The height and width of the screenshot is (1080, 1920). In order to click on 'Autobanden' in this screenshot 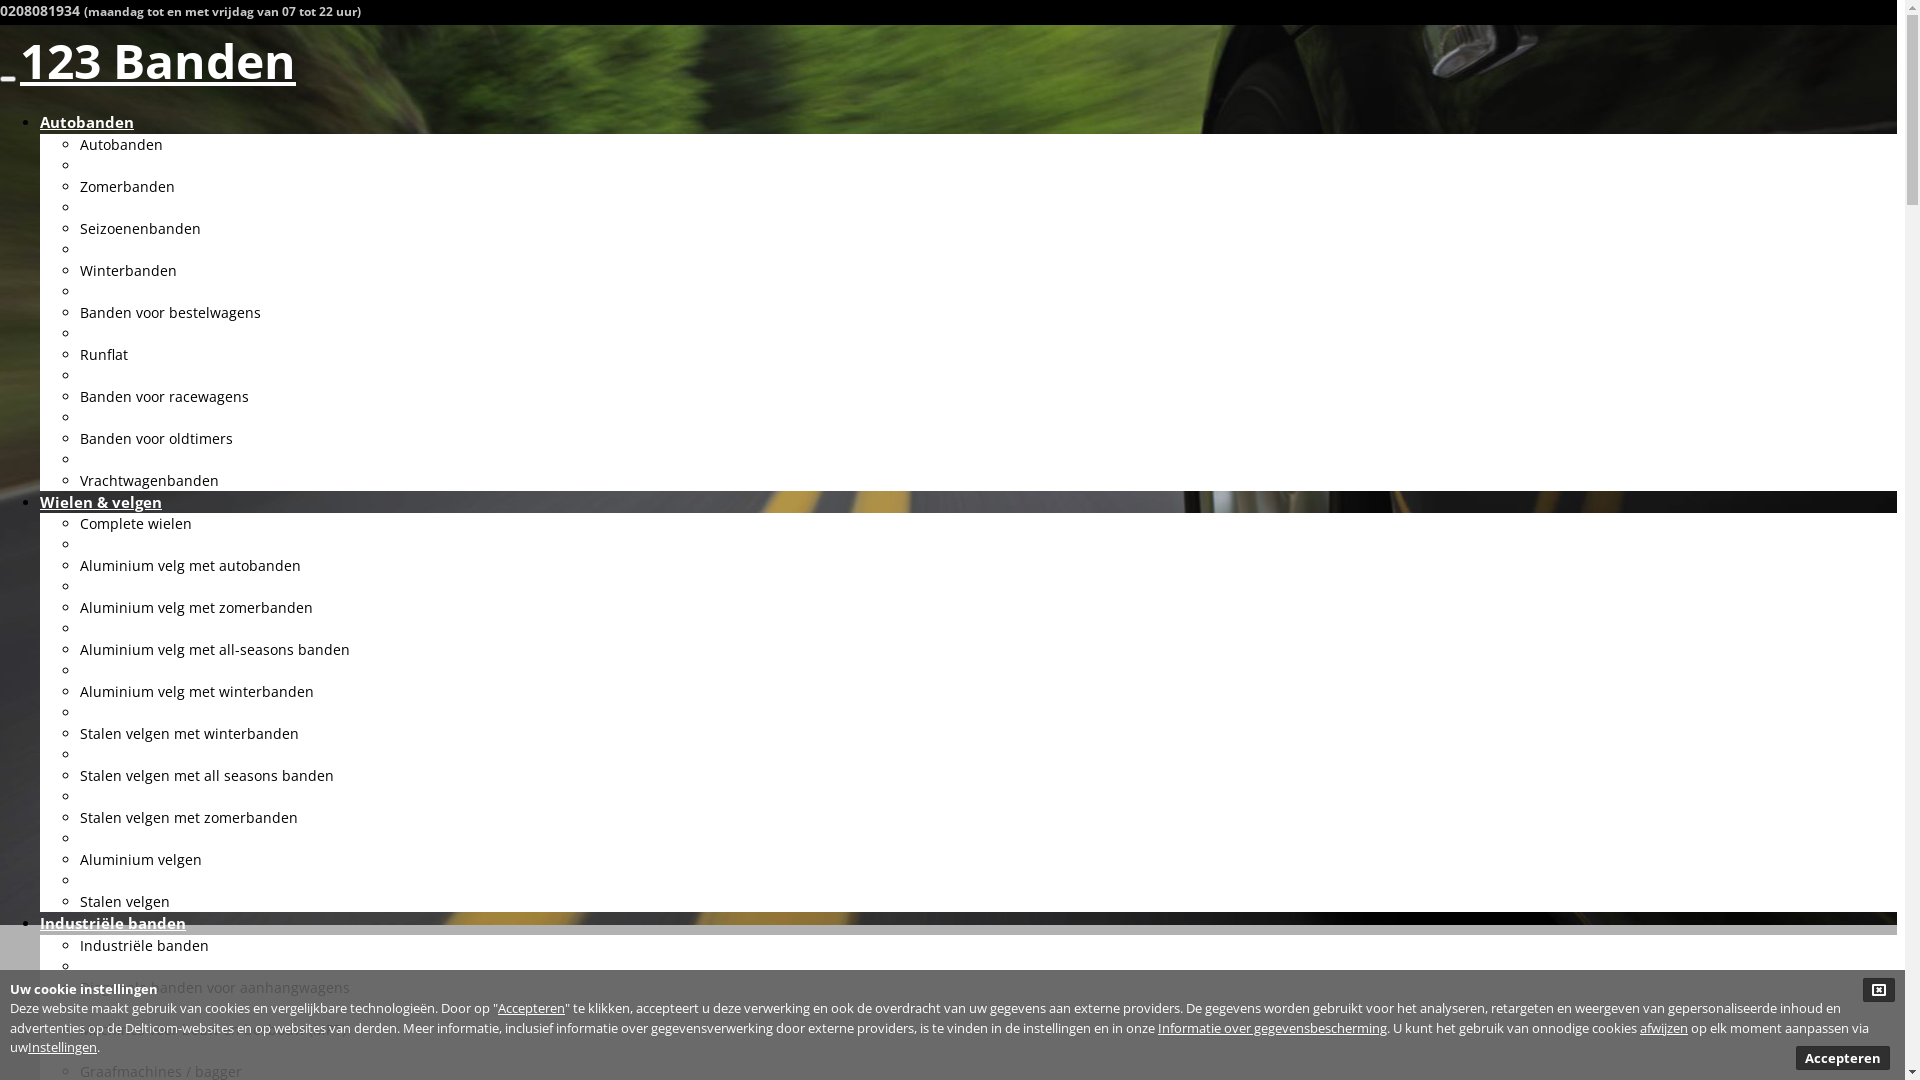, I will do `click(39, 122)`.